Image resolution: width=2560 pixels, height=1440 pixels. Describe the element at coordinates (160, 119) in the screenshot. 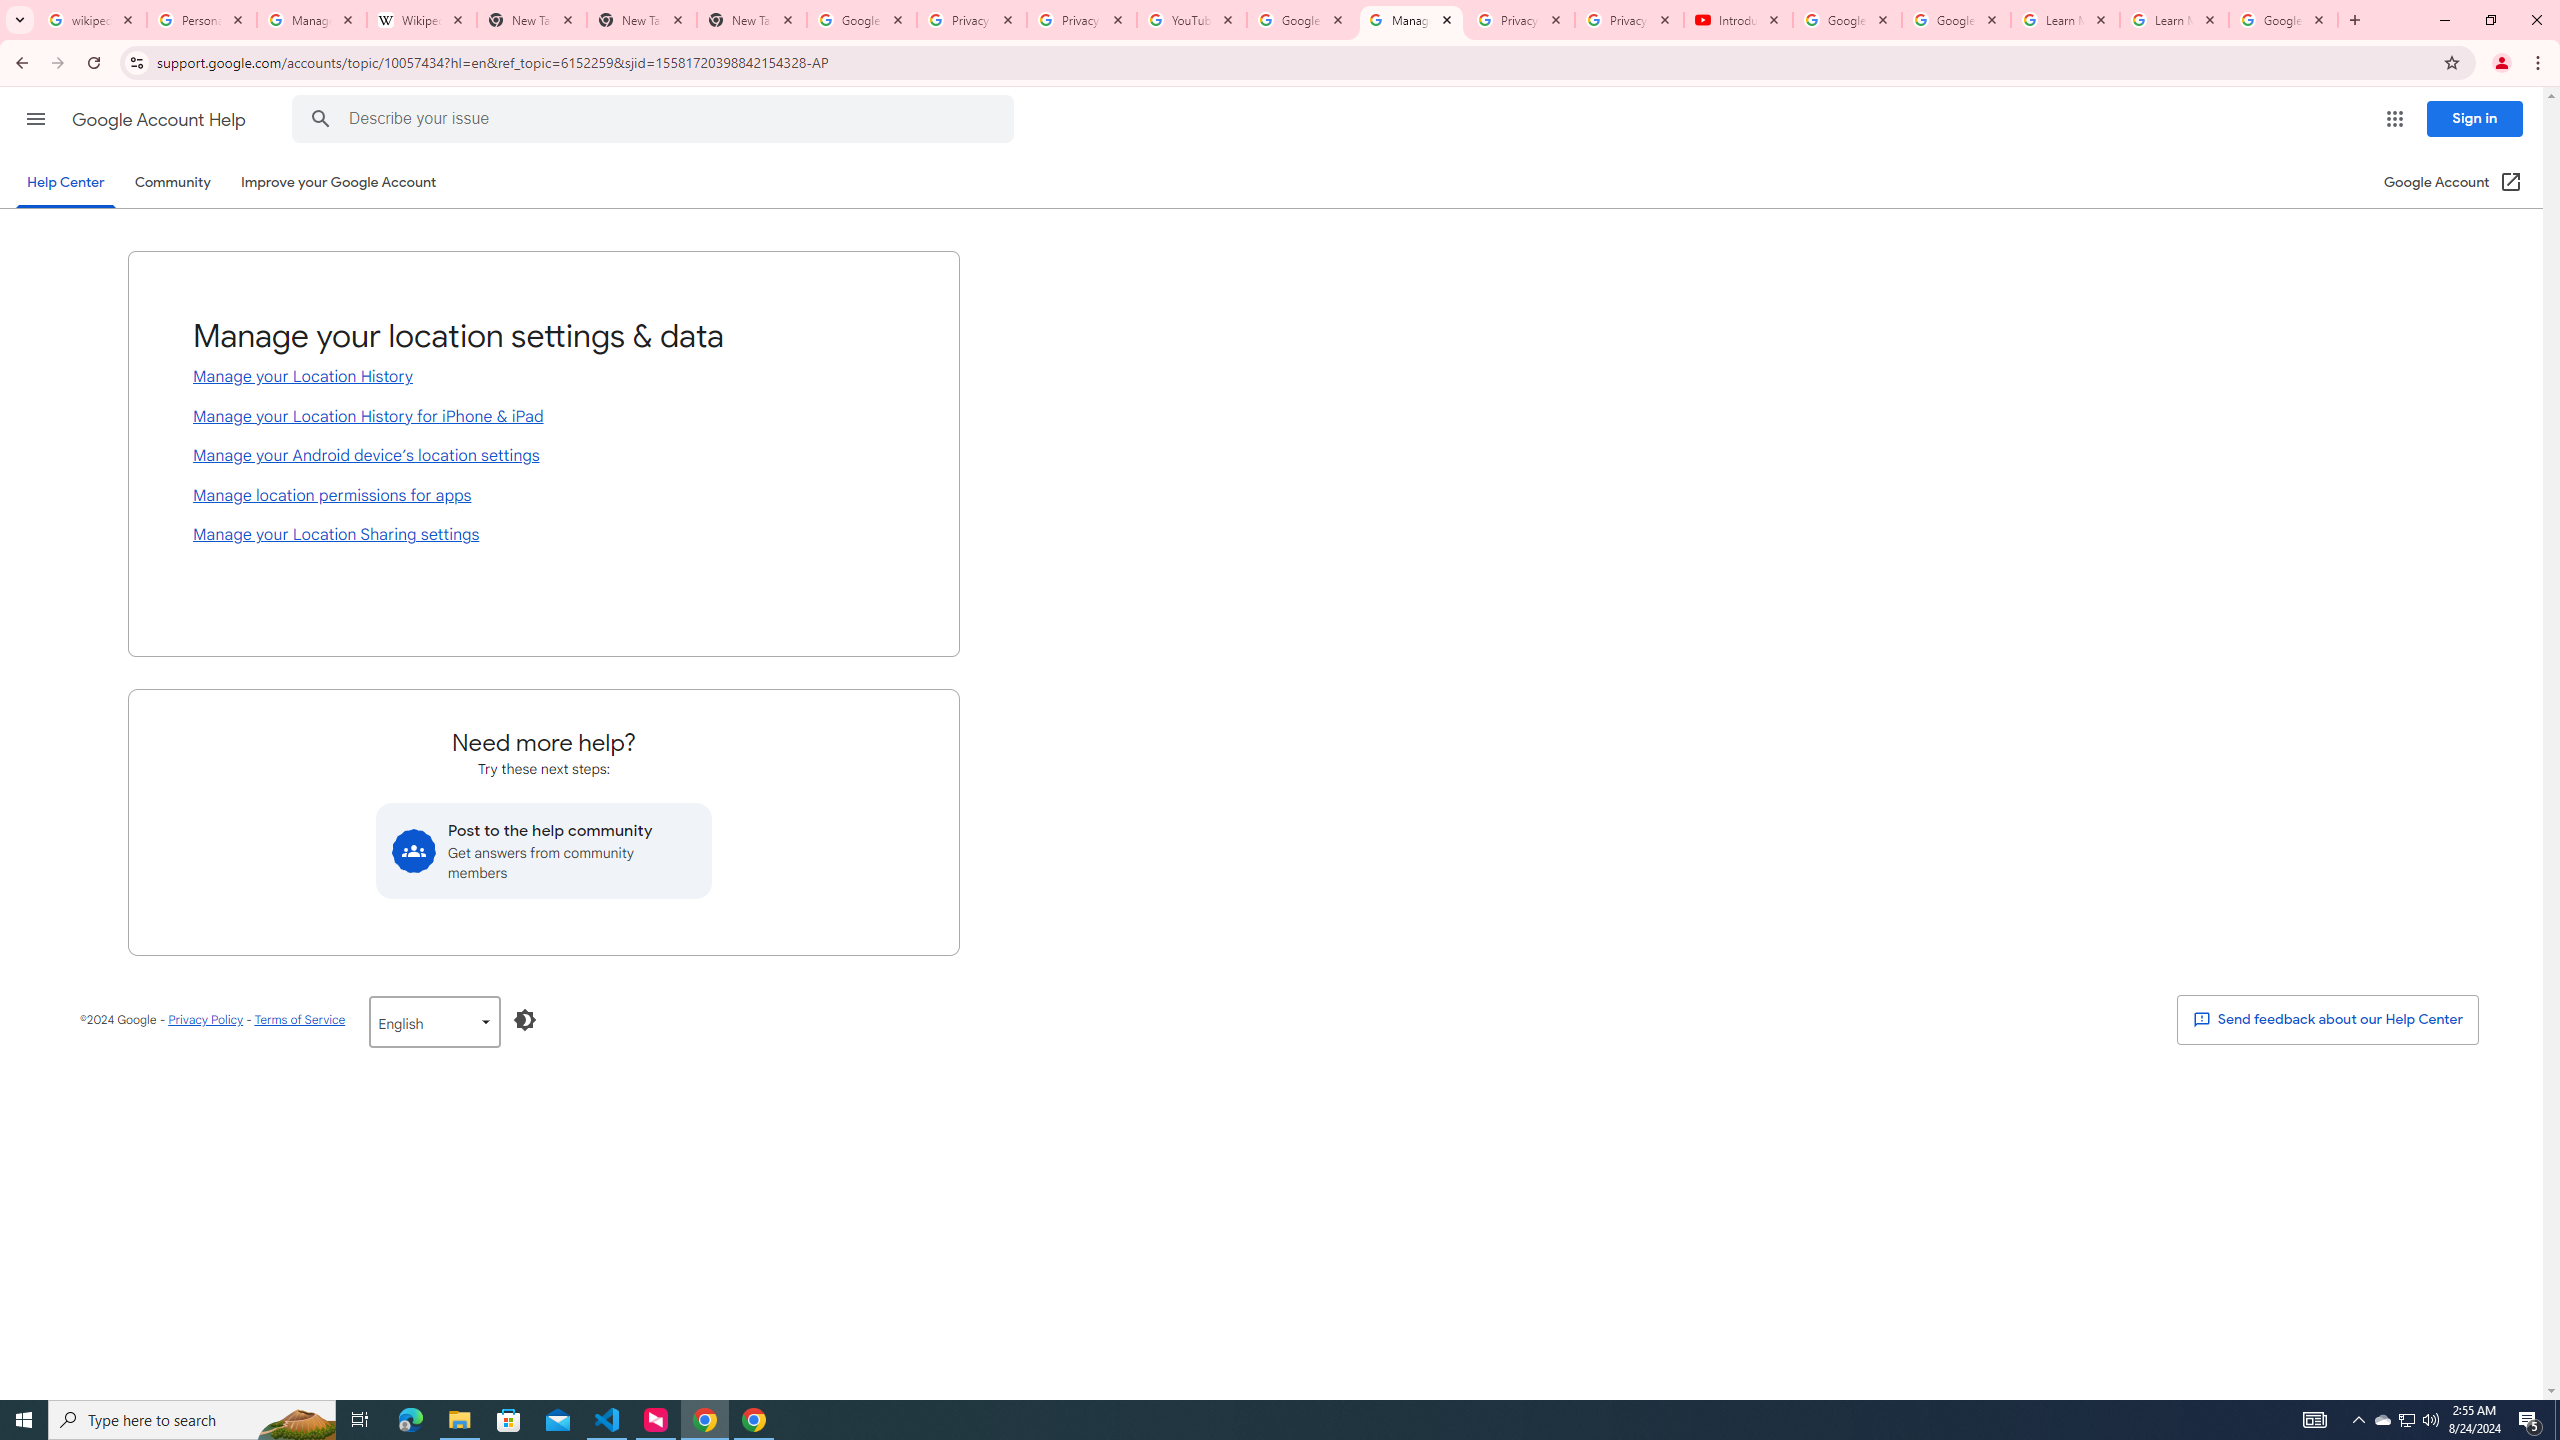

I see `'Google Account Help'` at that location.